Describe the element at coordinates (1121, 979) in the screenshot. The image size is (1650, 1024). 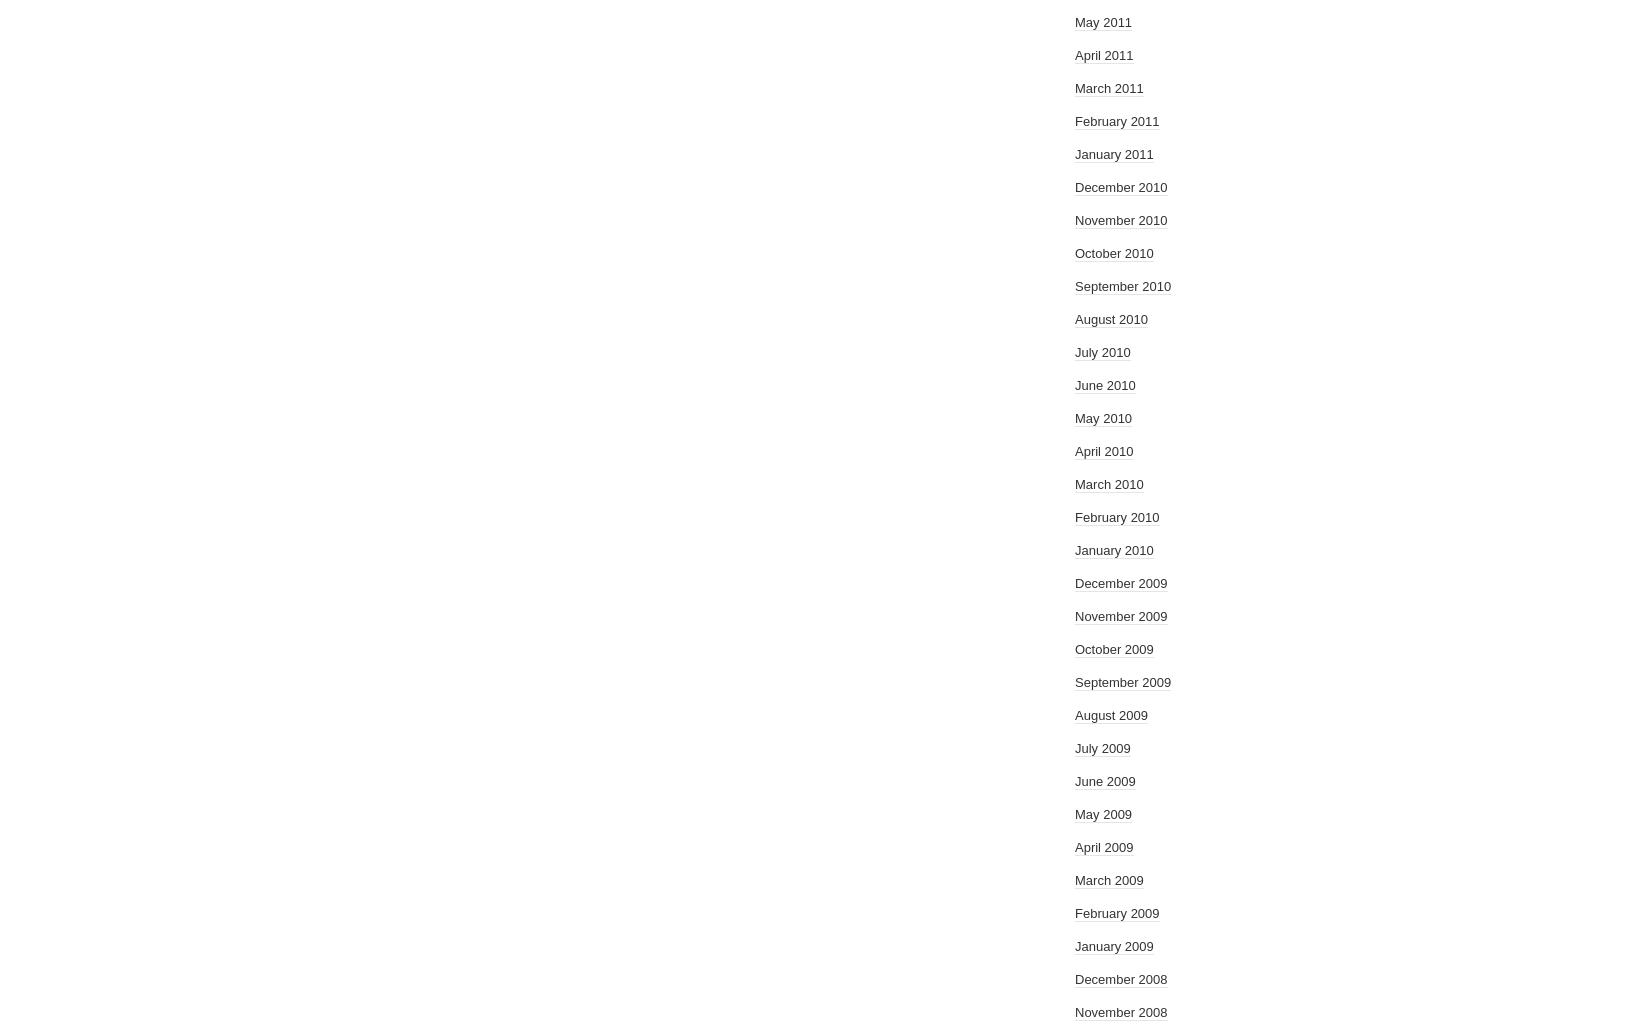
I see `'December 2008'` at that location.